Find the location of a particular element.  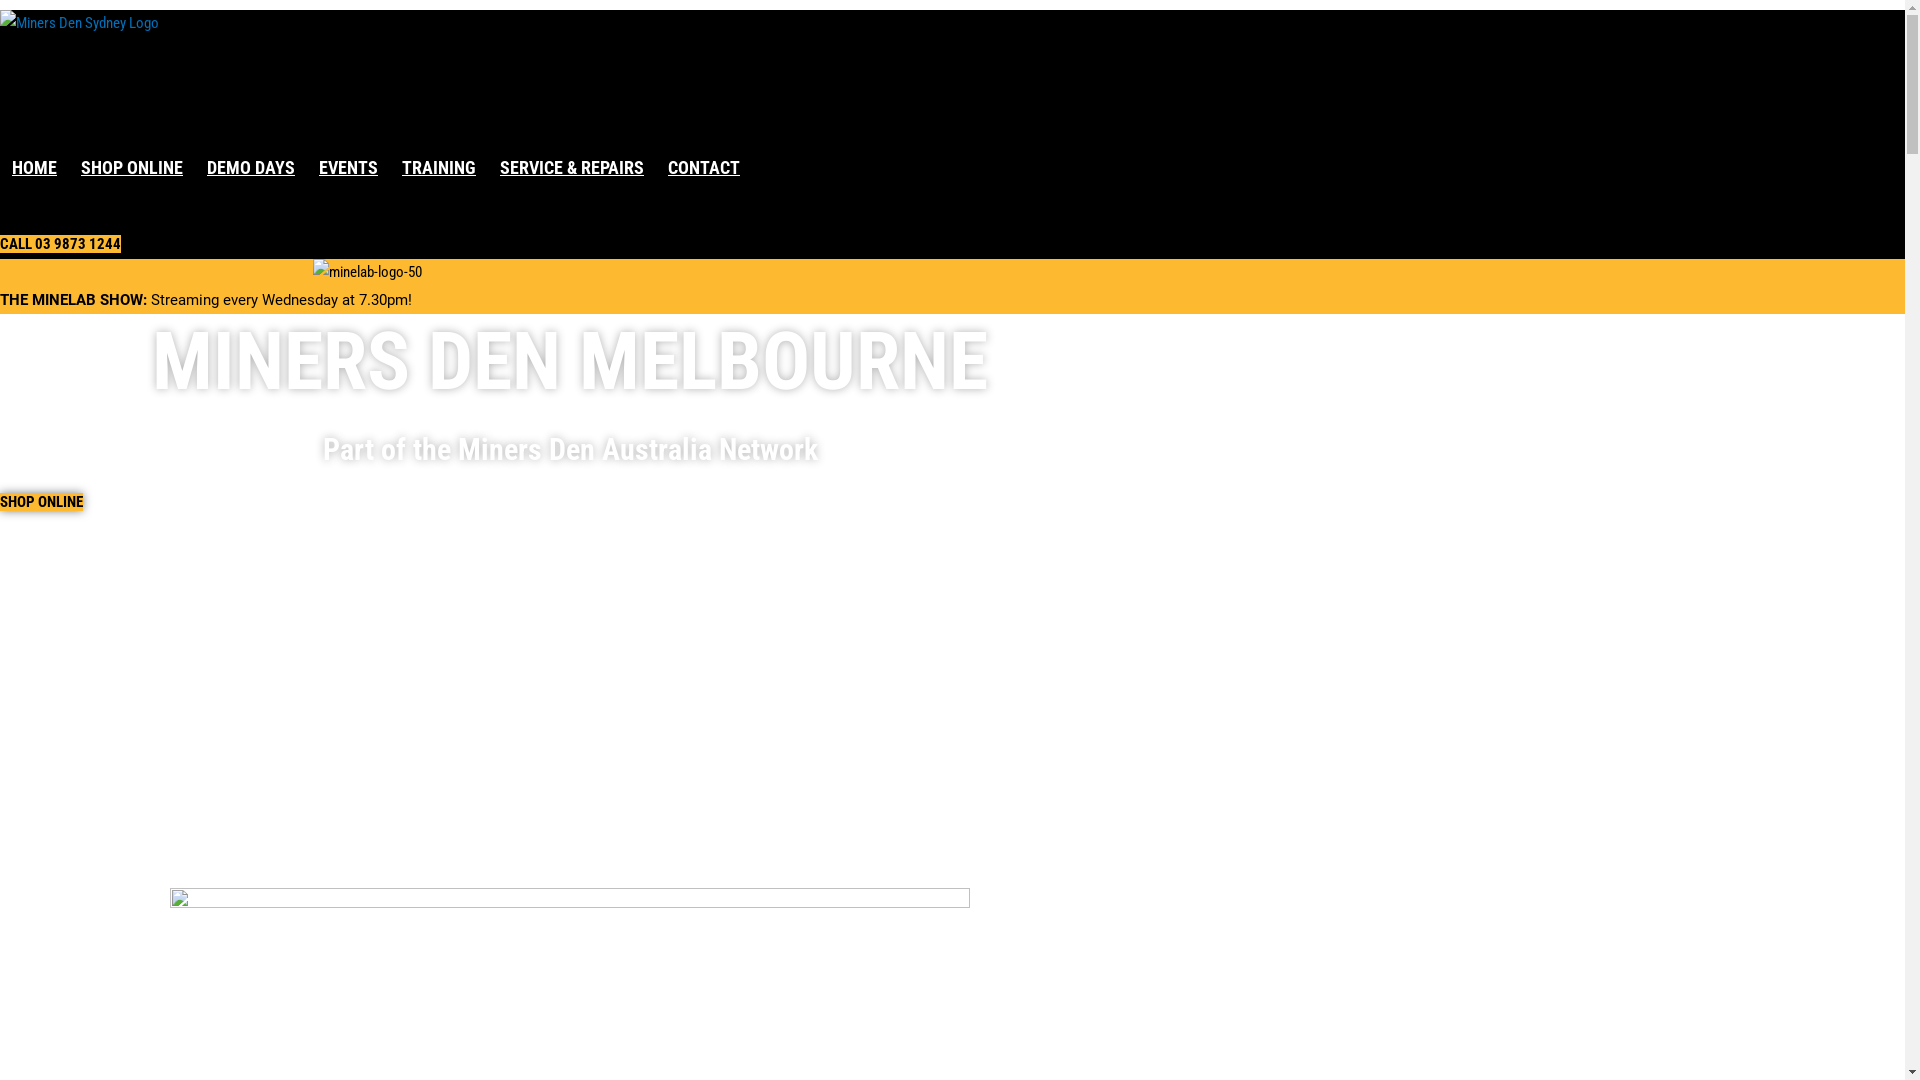

'DEMO DAYS' is located at coordinates (249, 167).